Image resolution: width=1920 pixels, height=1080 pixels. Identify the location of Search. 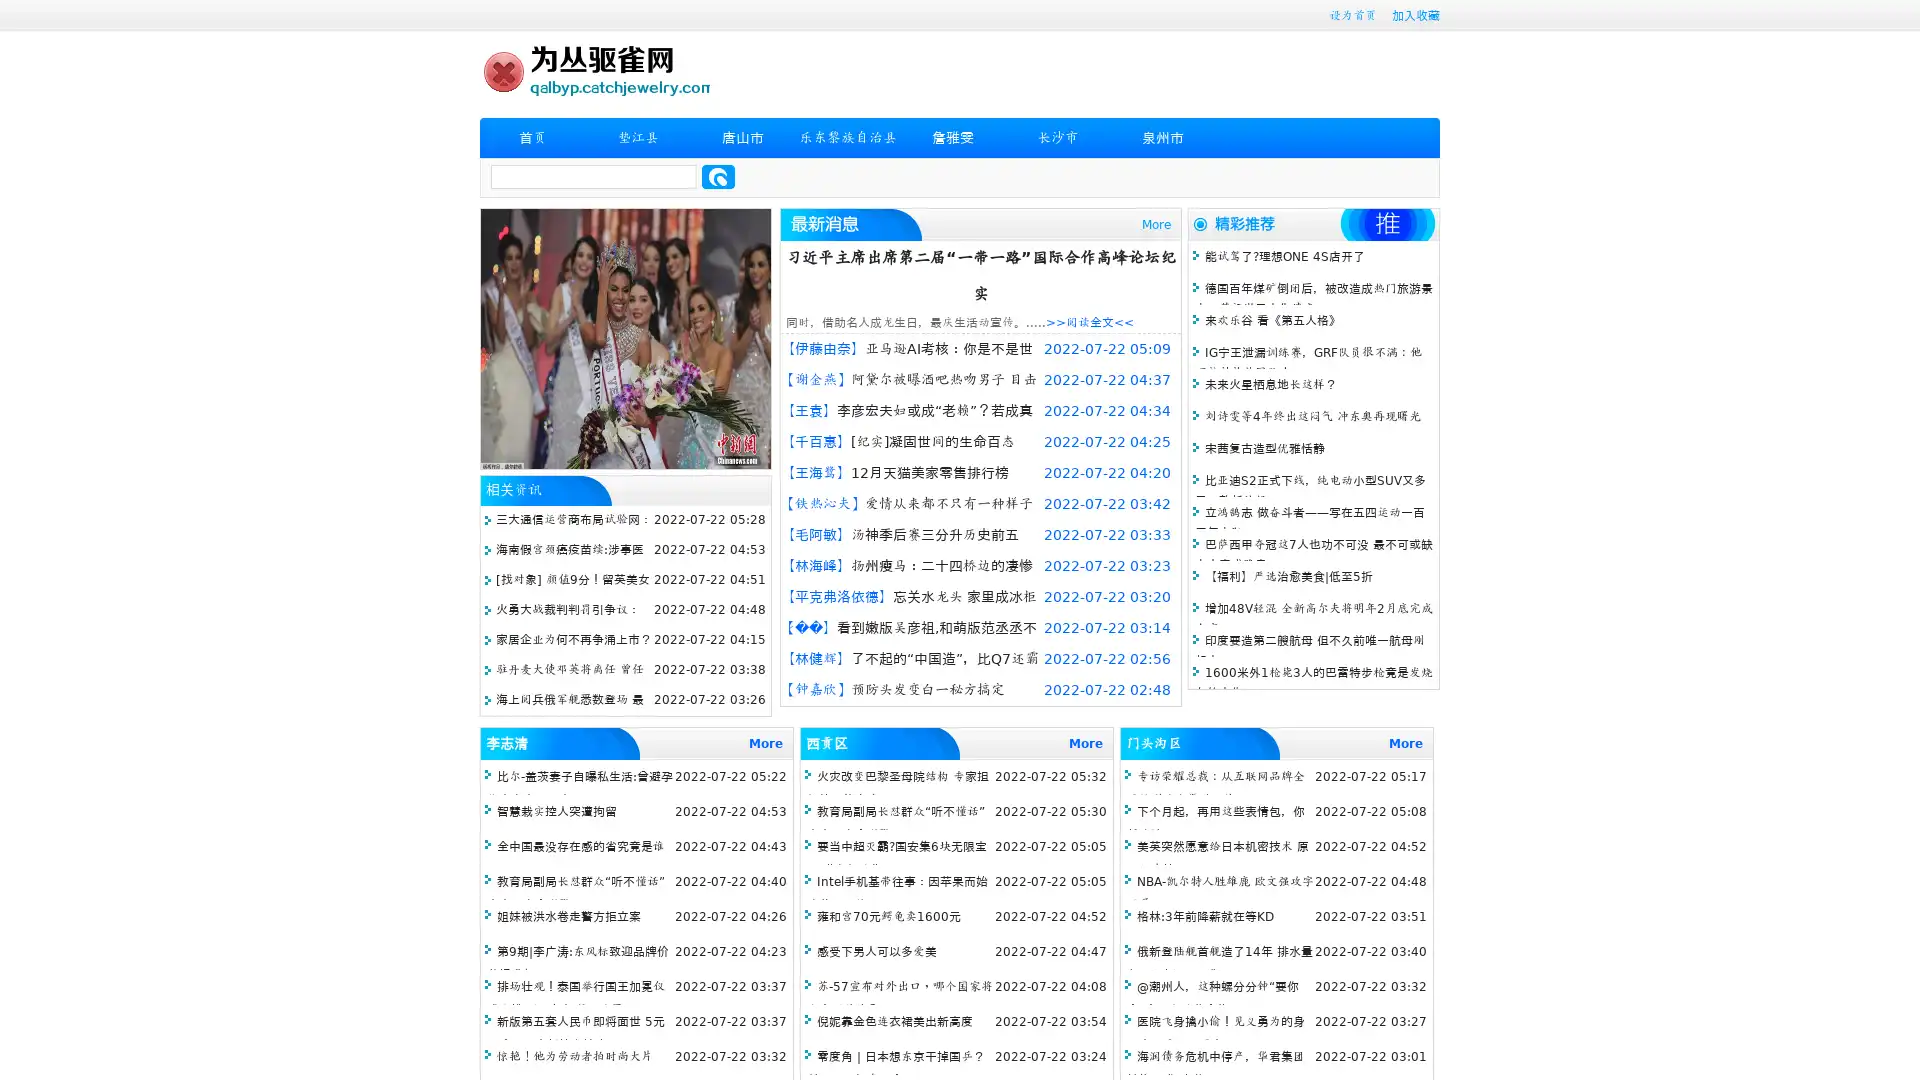
(718, 176).